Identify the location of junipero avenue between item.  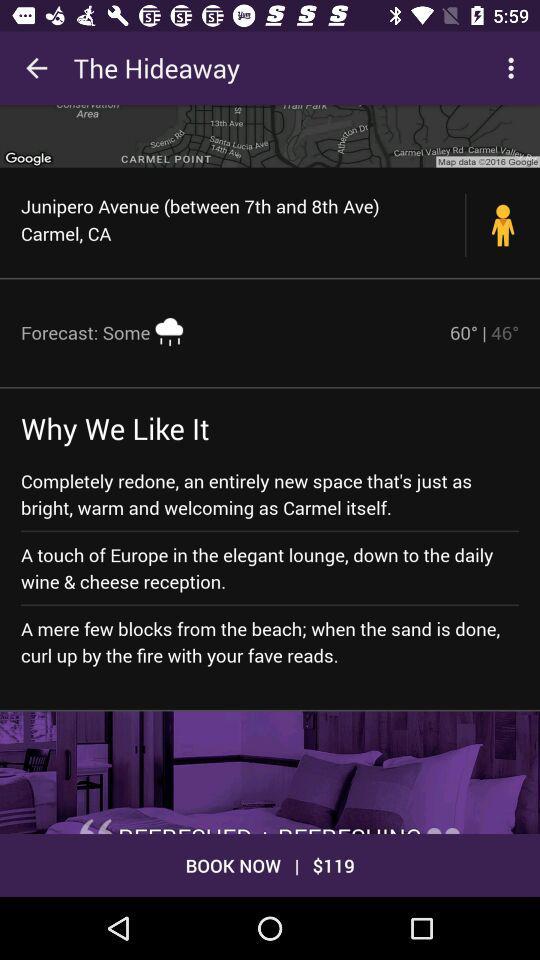
(243, 219).